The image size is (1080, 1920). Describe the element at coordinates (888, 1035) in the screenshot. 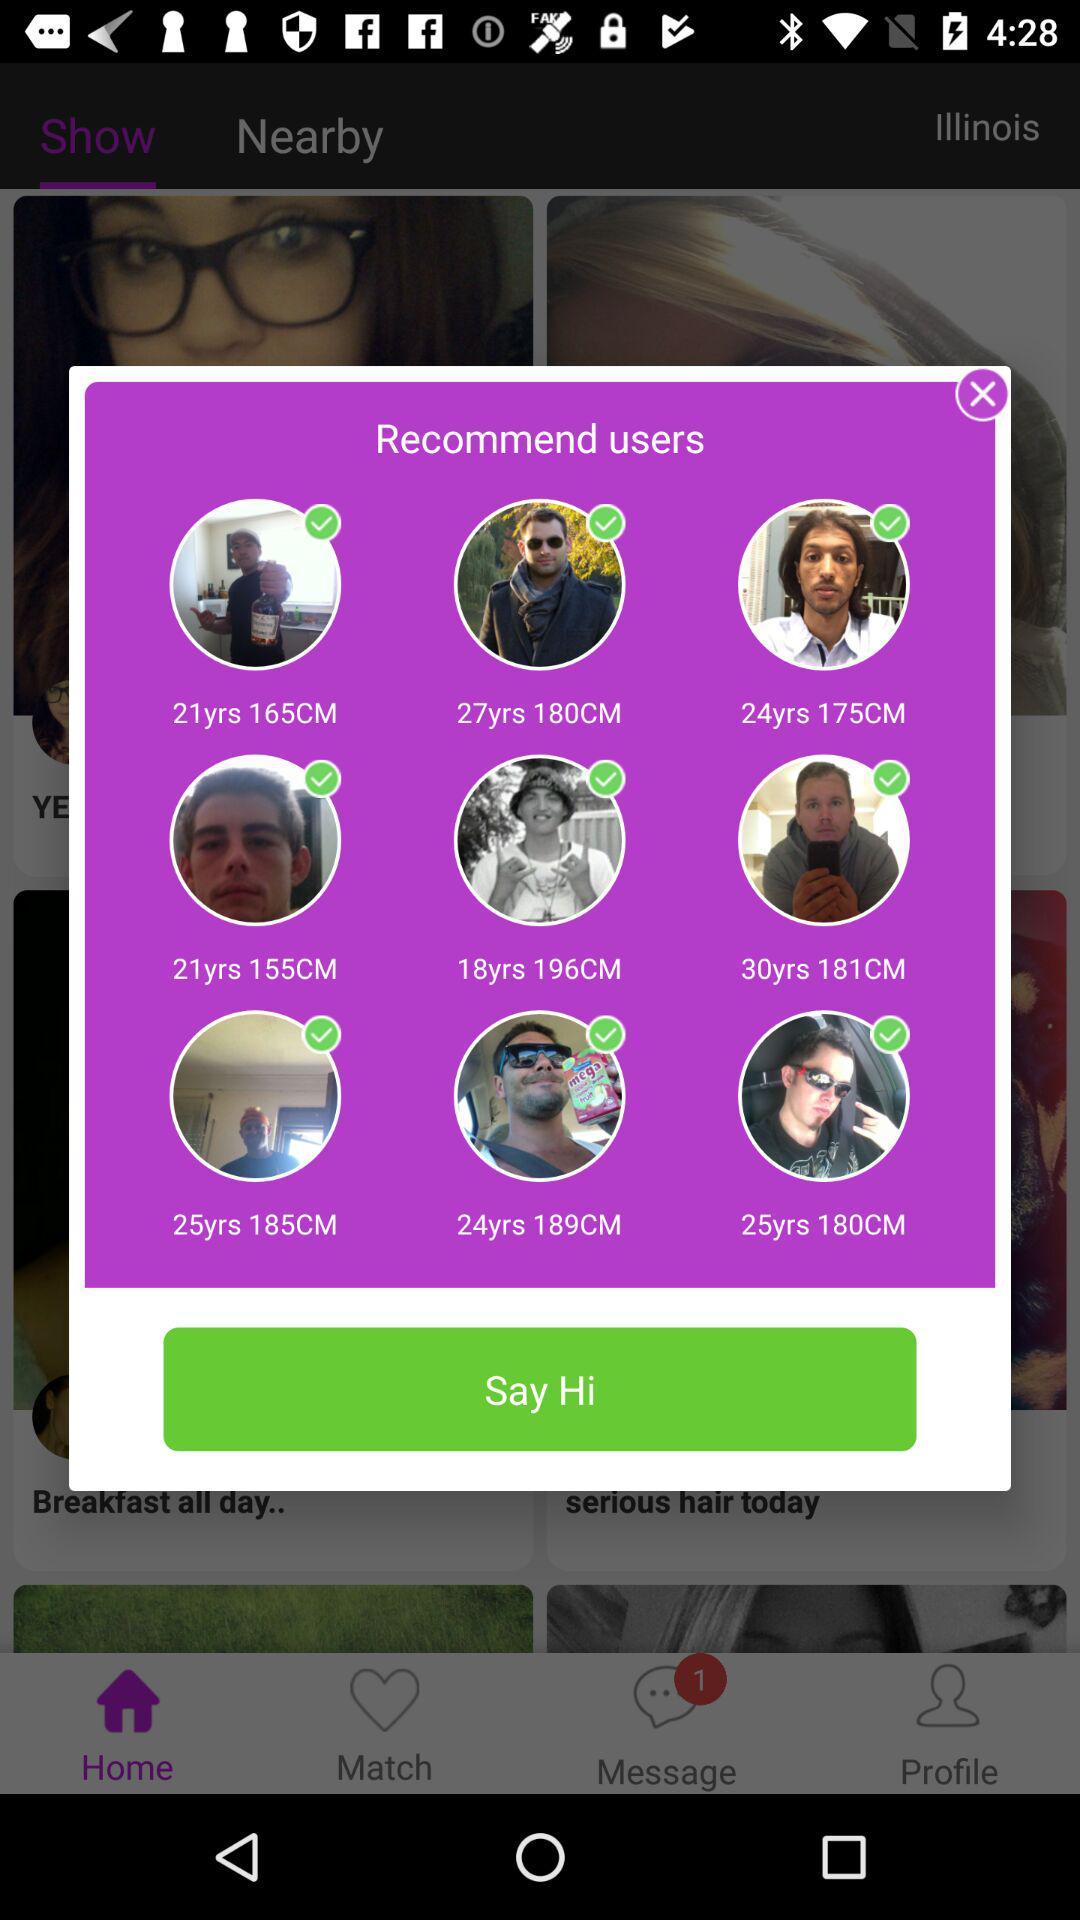

I see `the particular user to say hi` at that location.